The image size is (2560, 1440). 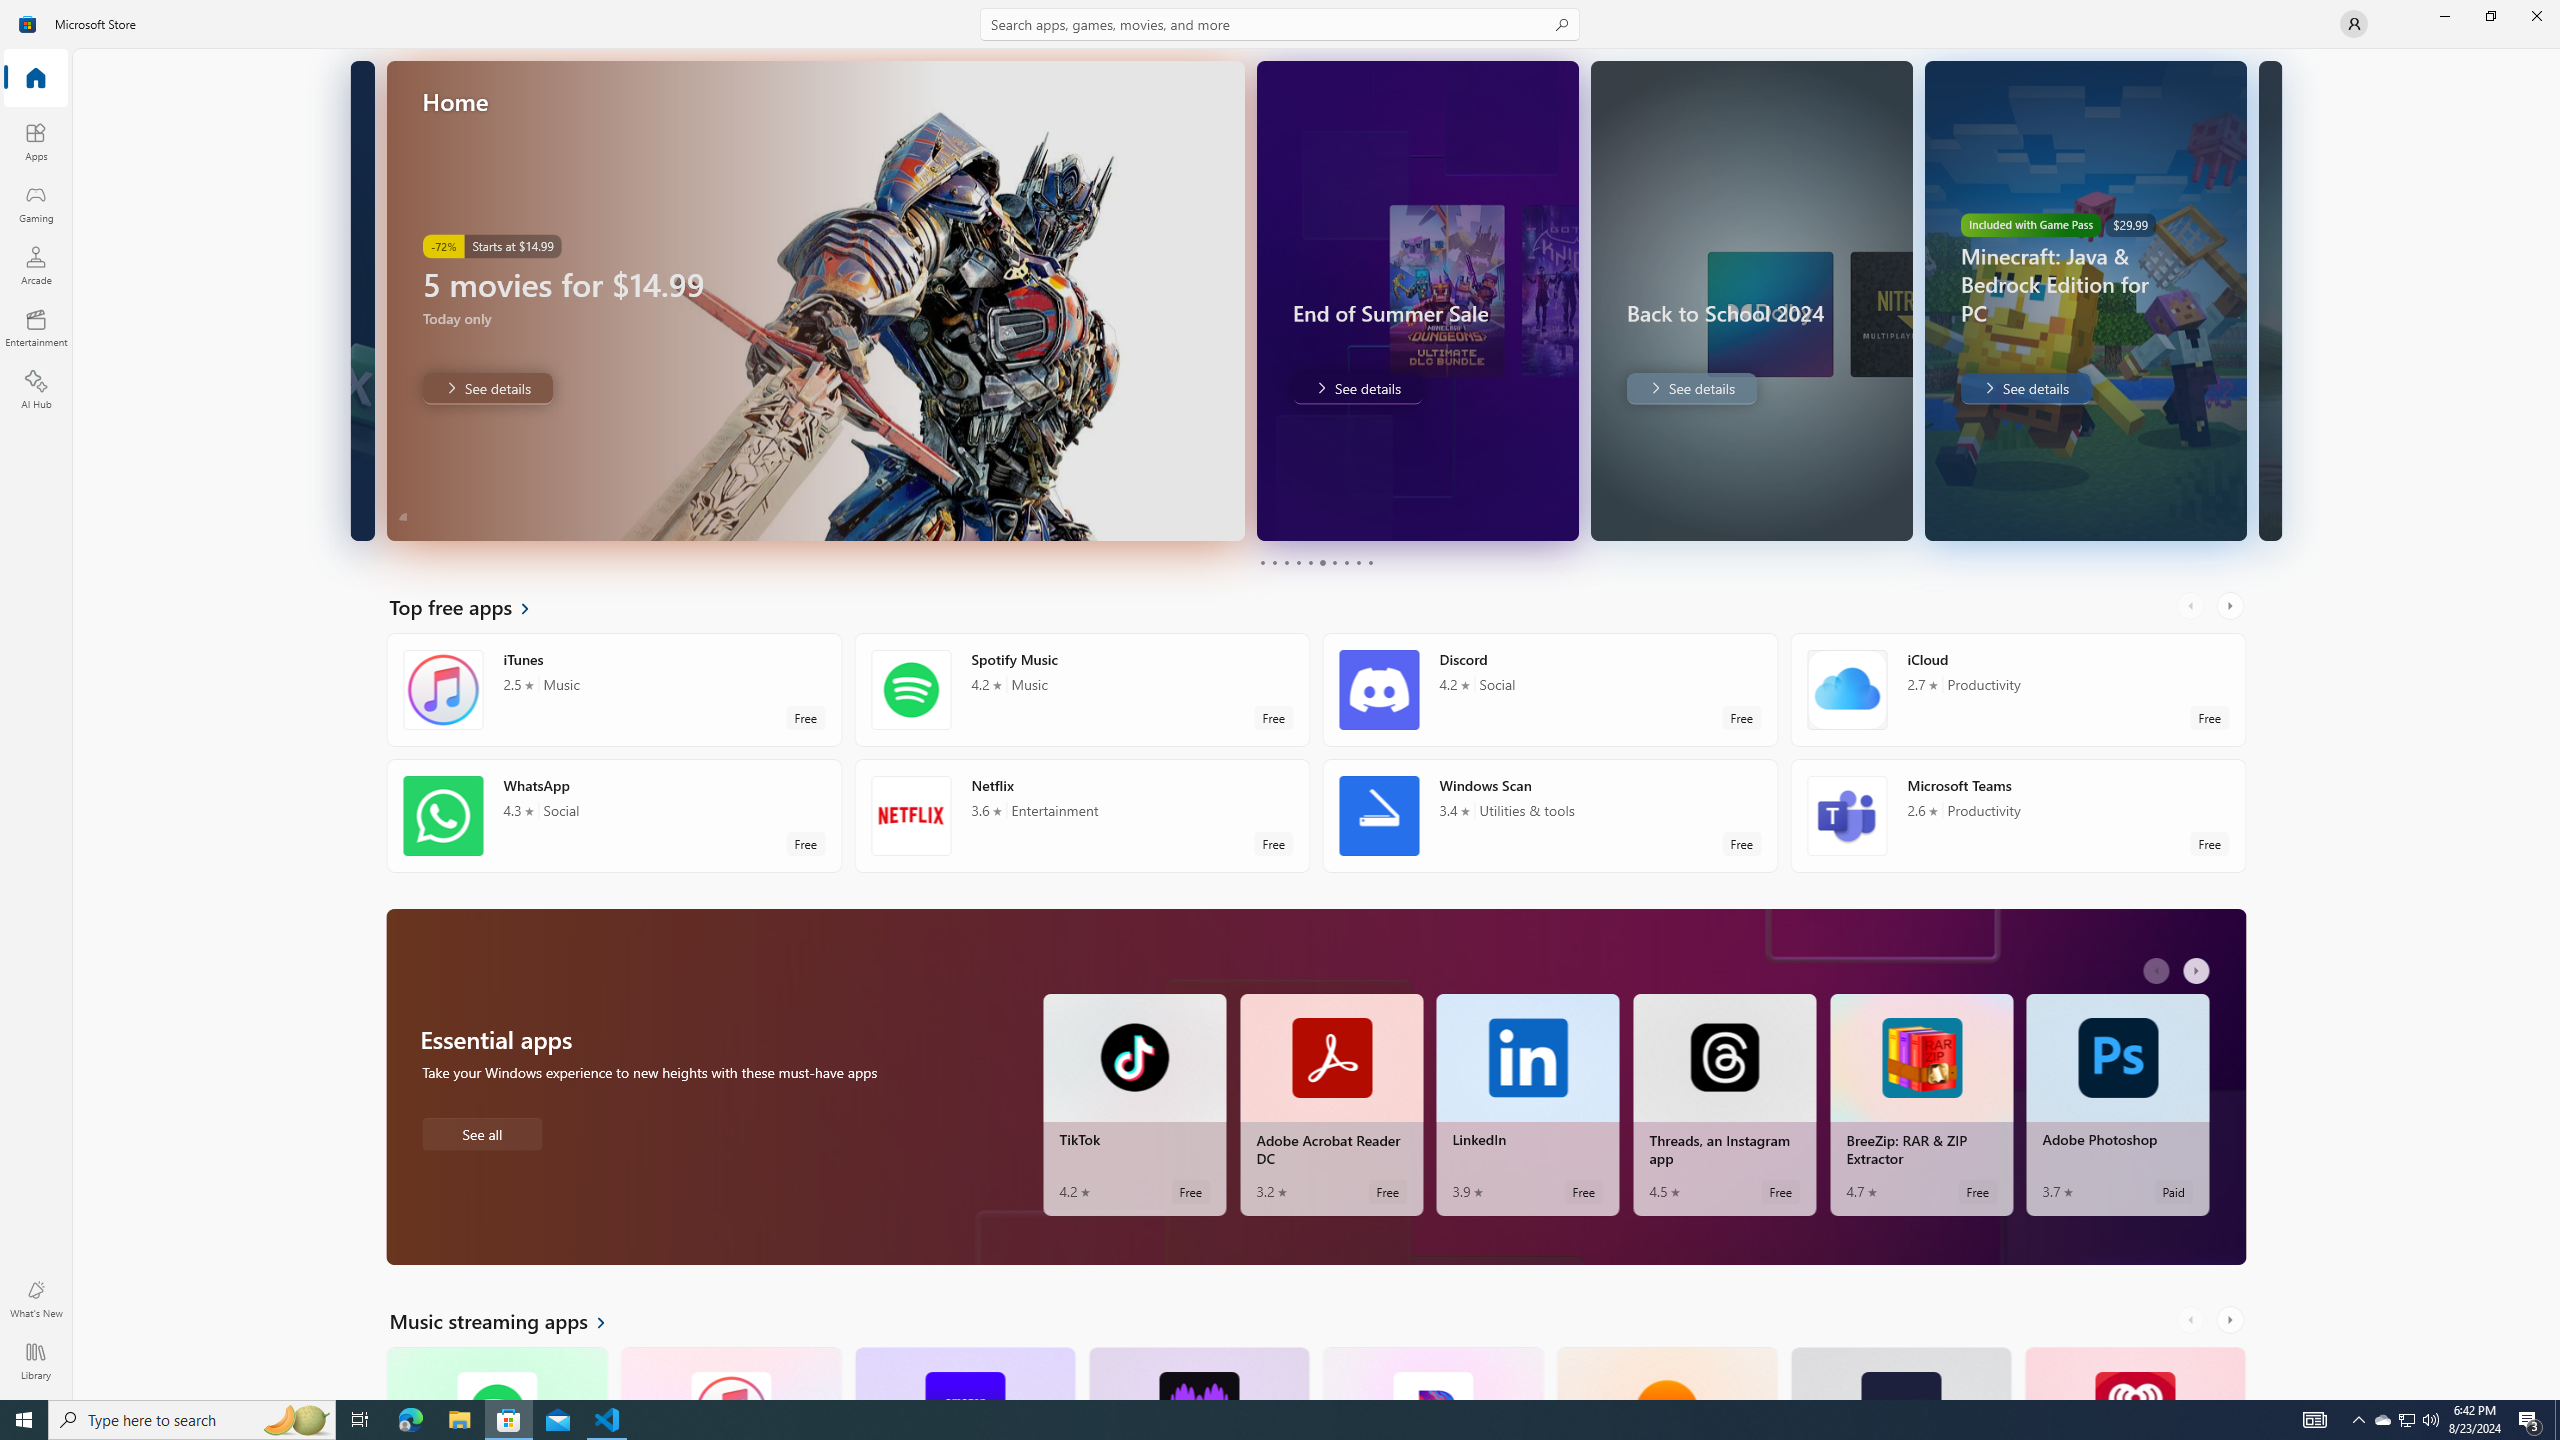 I want to click on 'Minimize Microsoft Store', so click(x=2443, y=15).